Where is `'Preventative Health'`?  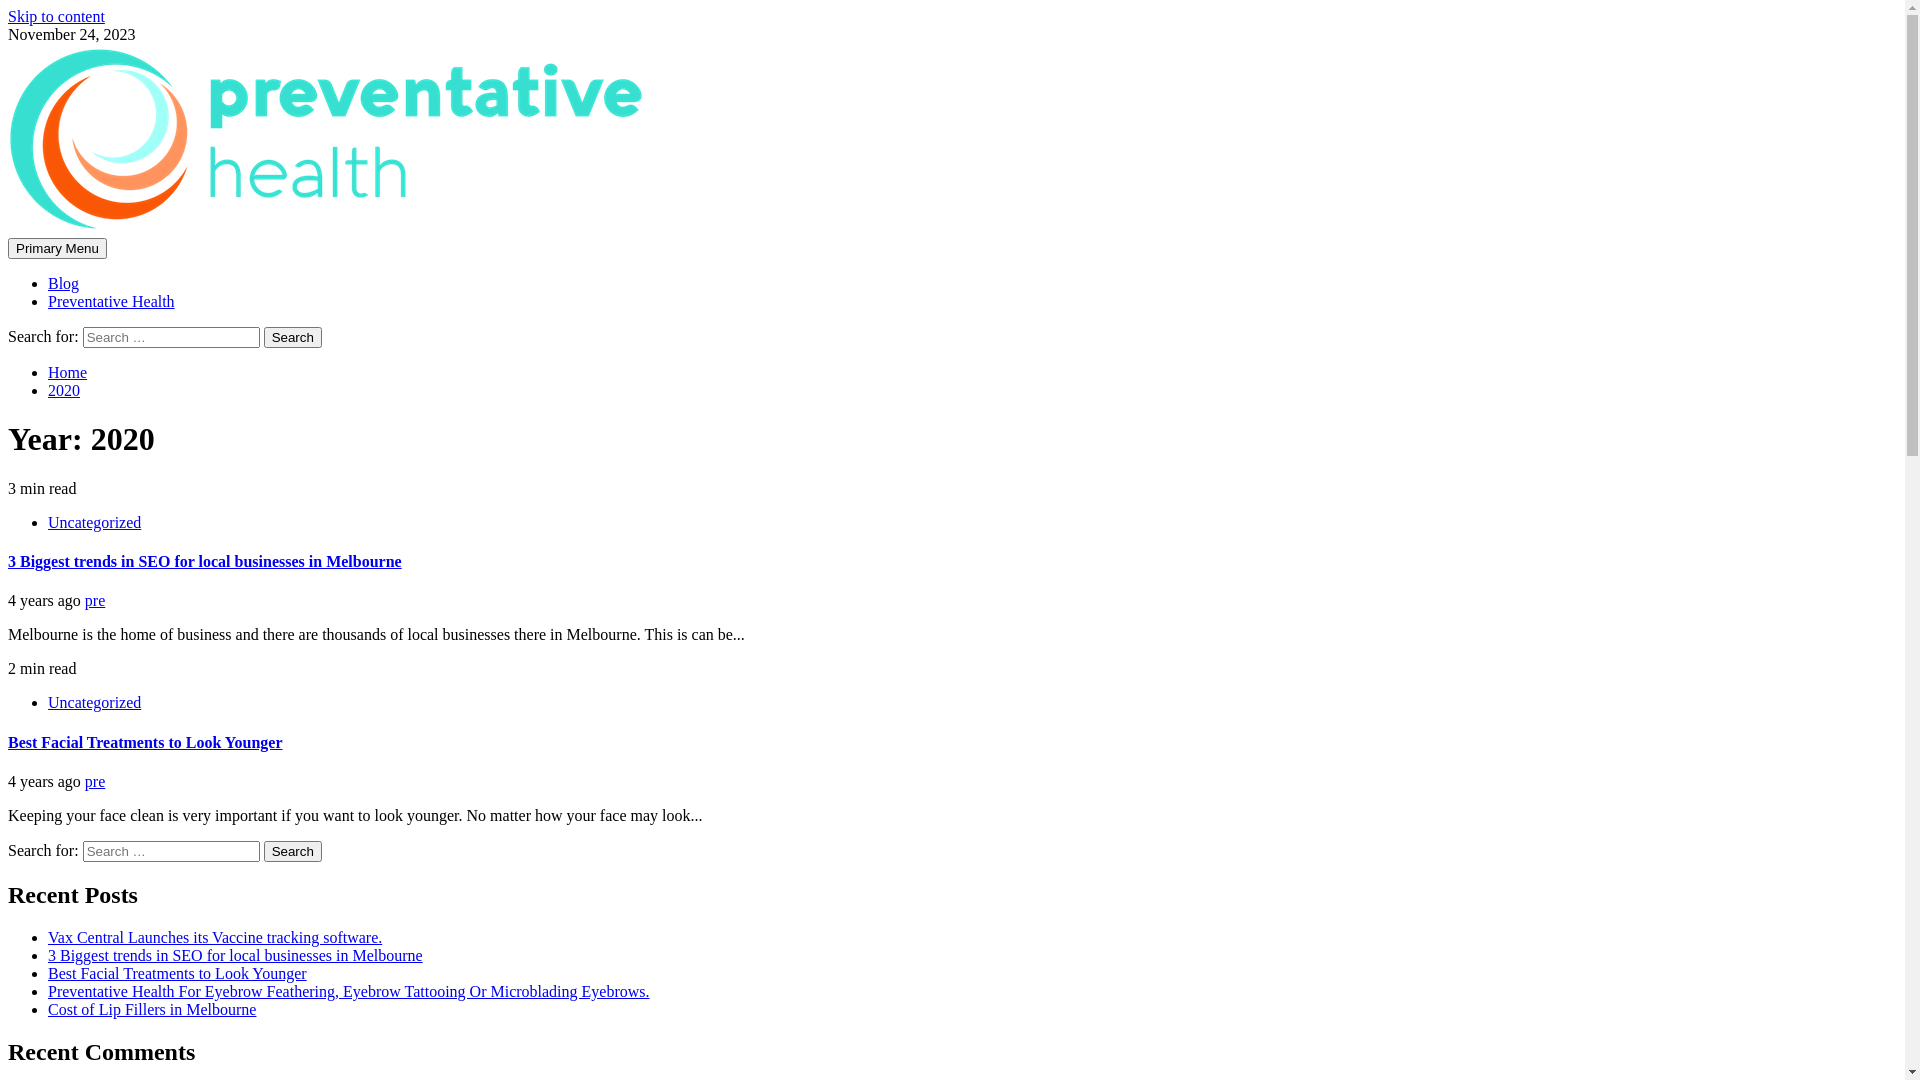
'Preventative Health' is located at coordinates (110, 301).